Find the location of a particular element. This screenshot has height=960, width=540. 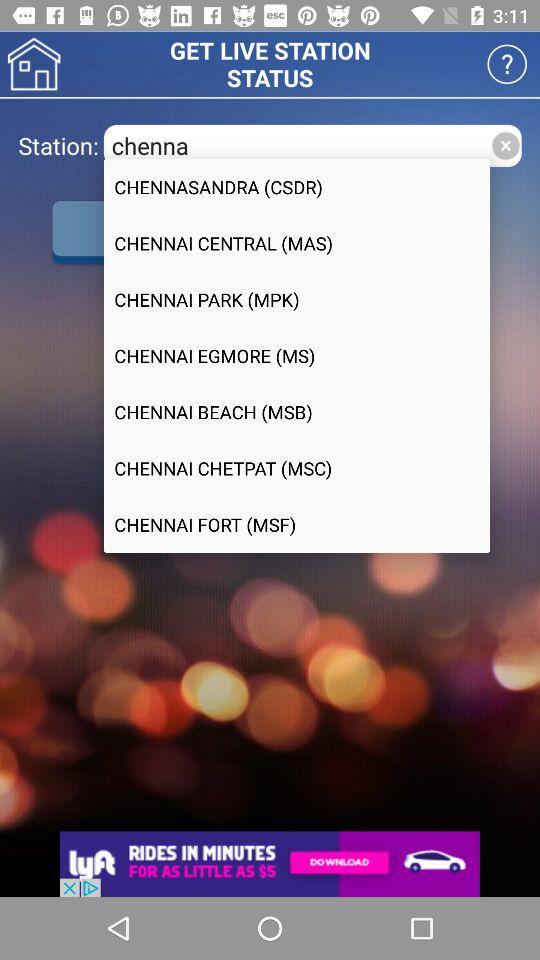

open the advertisement is located at coordinates (270, 863).